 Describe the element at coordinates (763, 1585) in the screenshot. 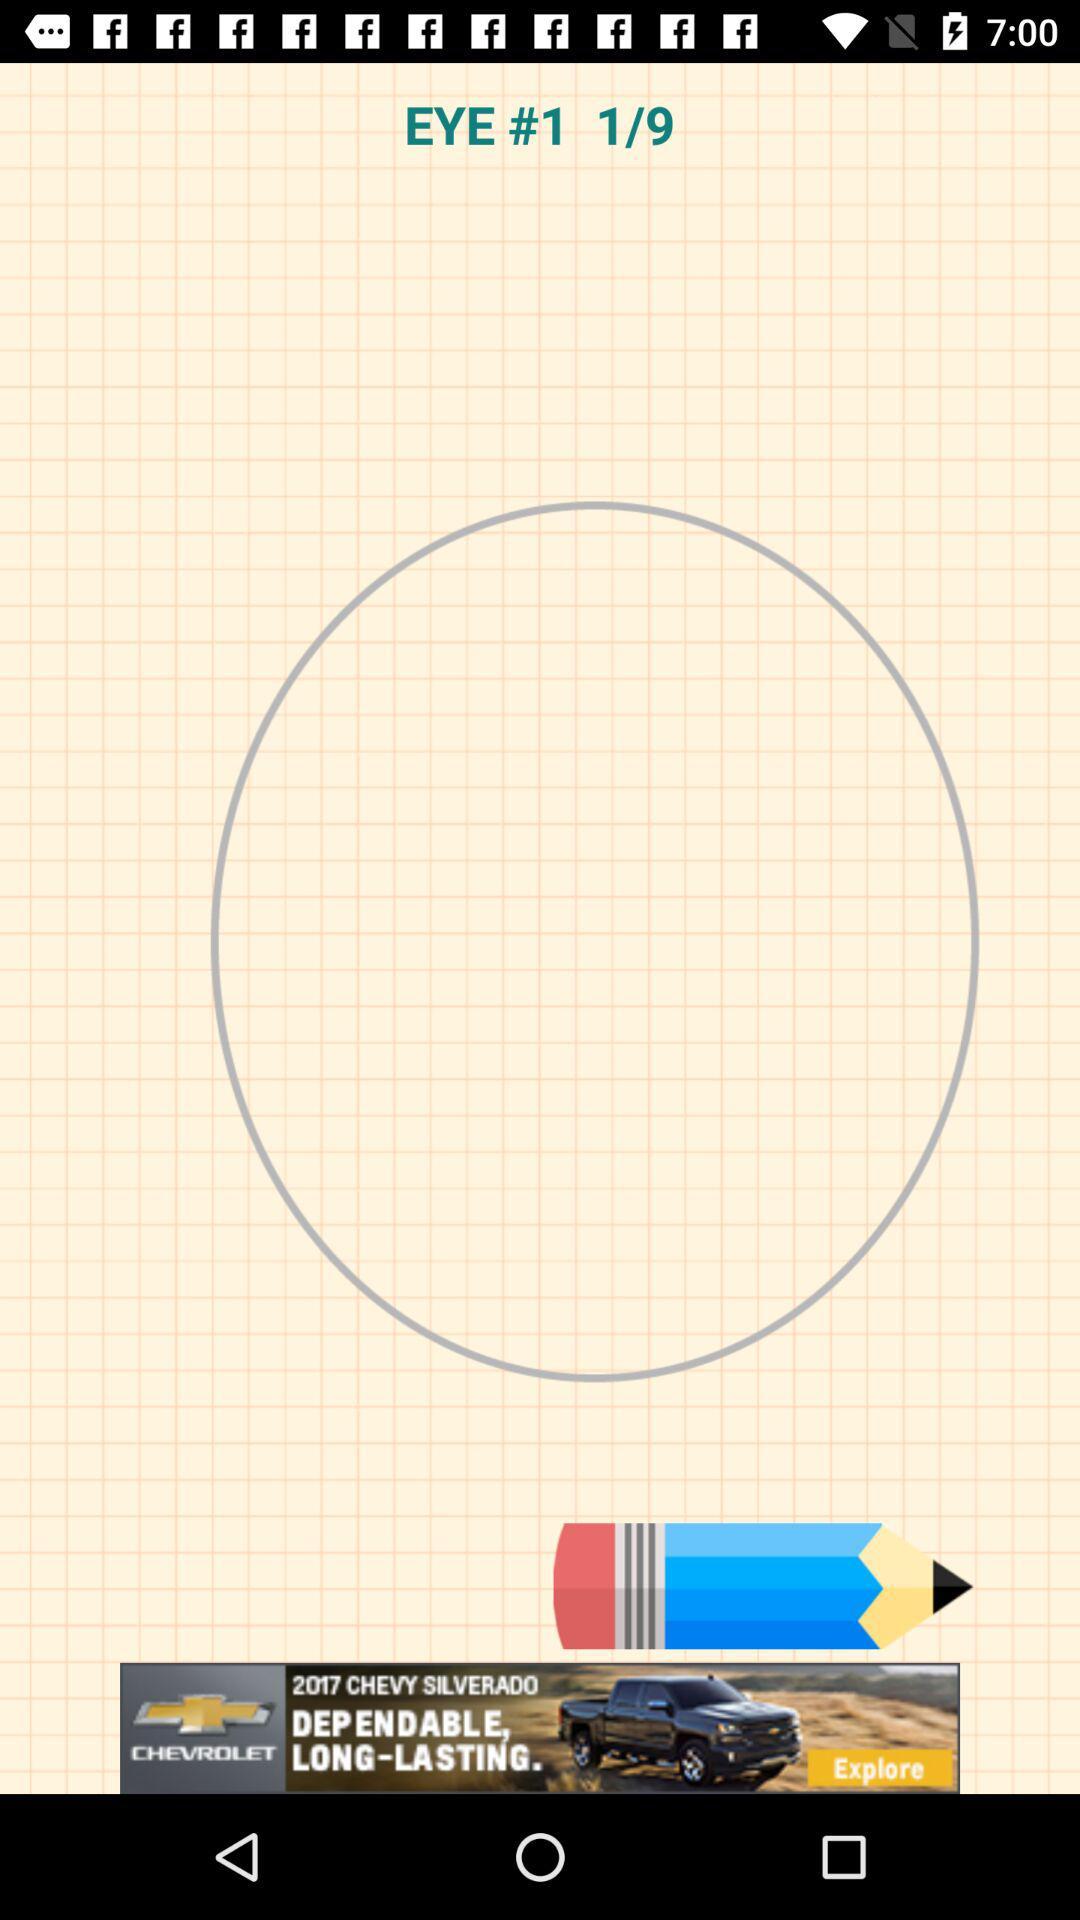

I see `access pencil tool` at that location.